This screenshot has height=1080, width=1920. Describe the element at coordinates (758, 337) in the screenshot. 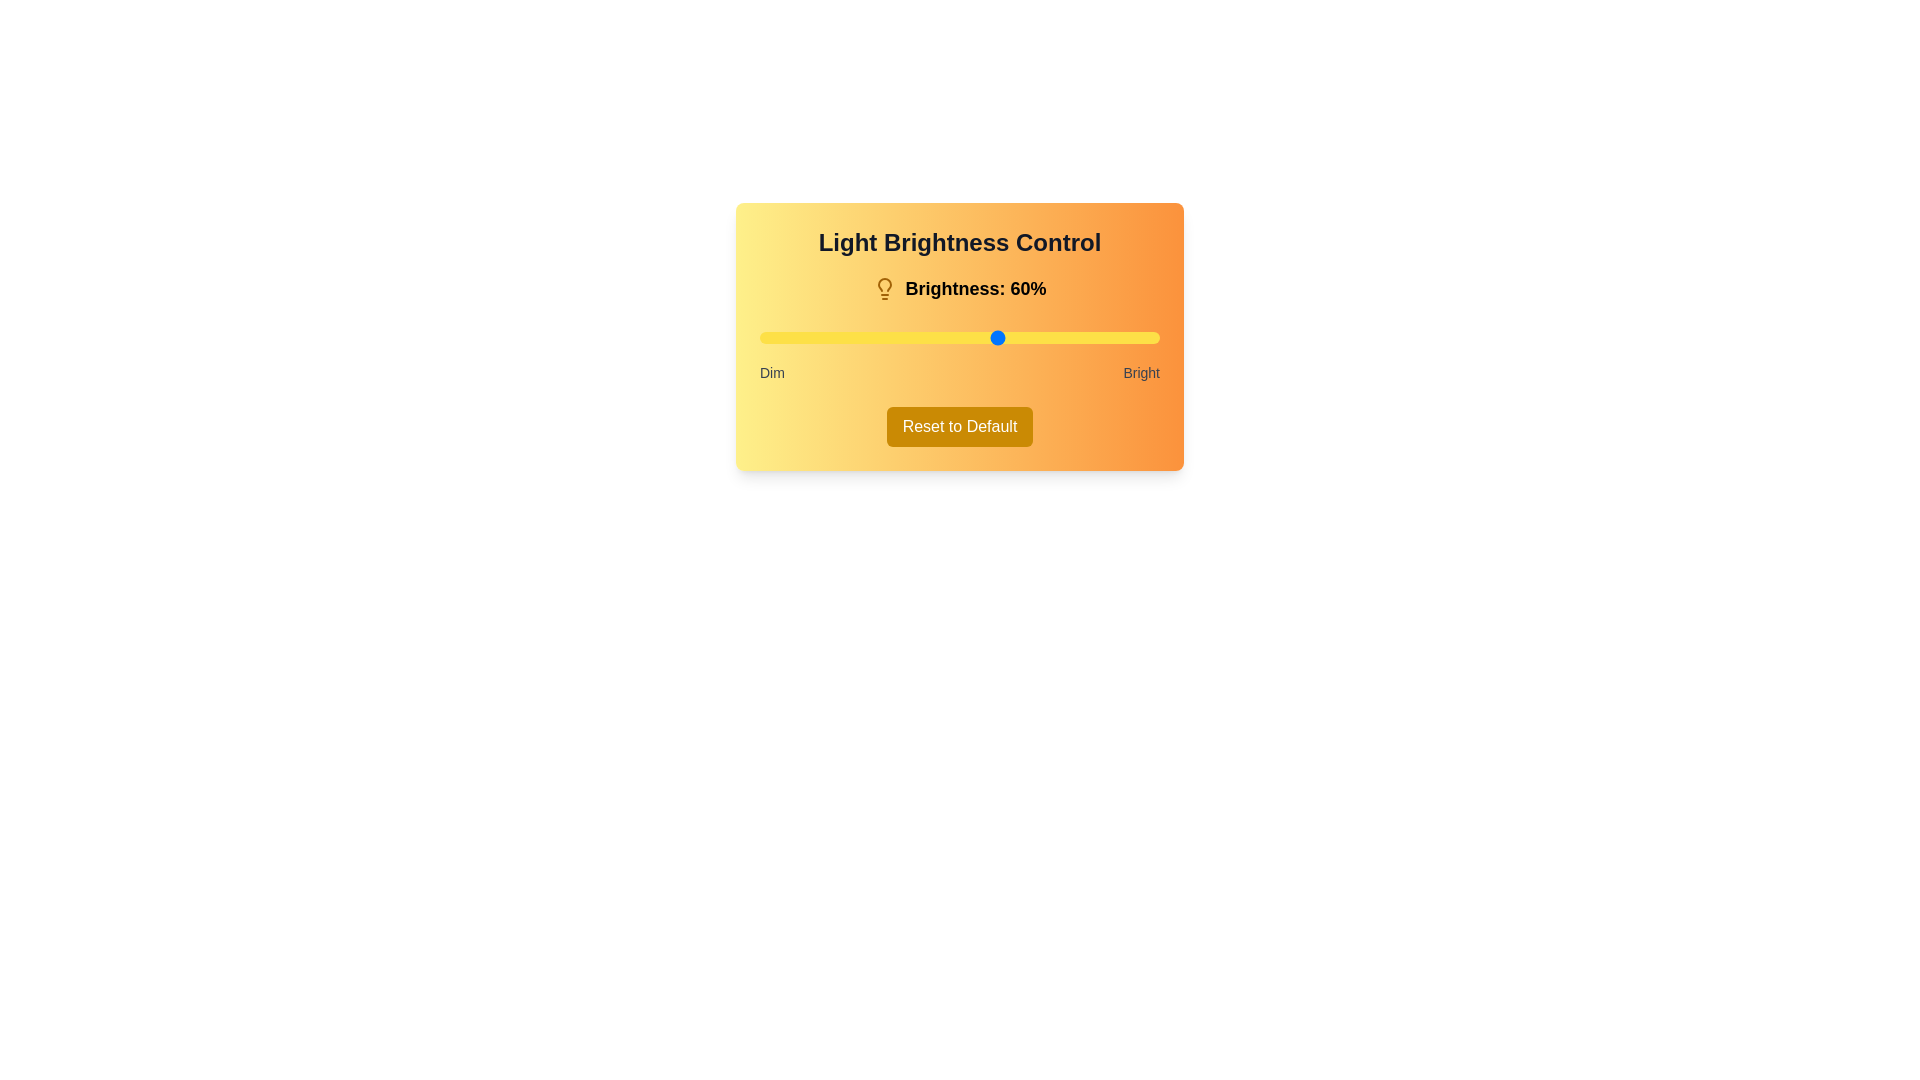

I see `the brightness to 0% using the slider` at that location.